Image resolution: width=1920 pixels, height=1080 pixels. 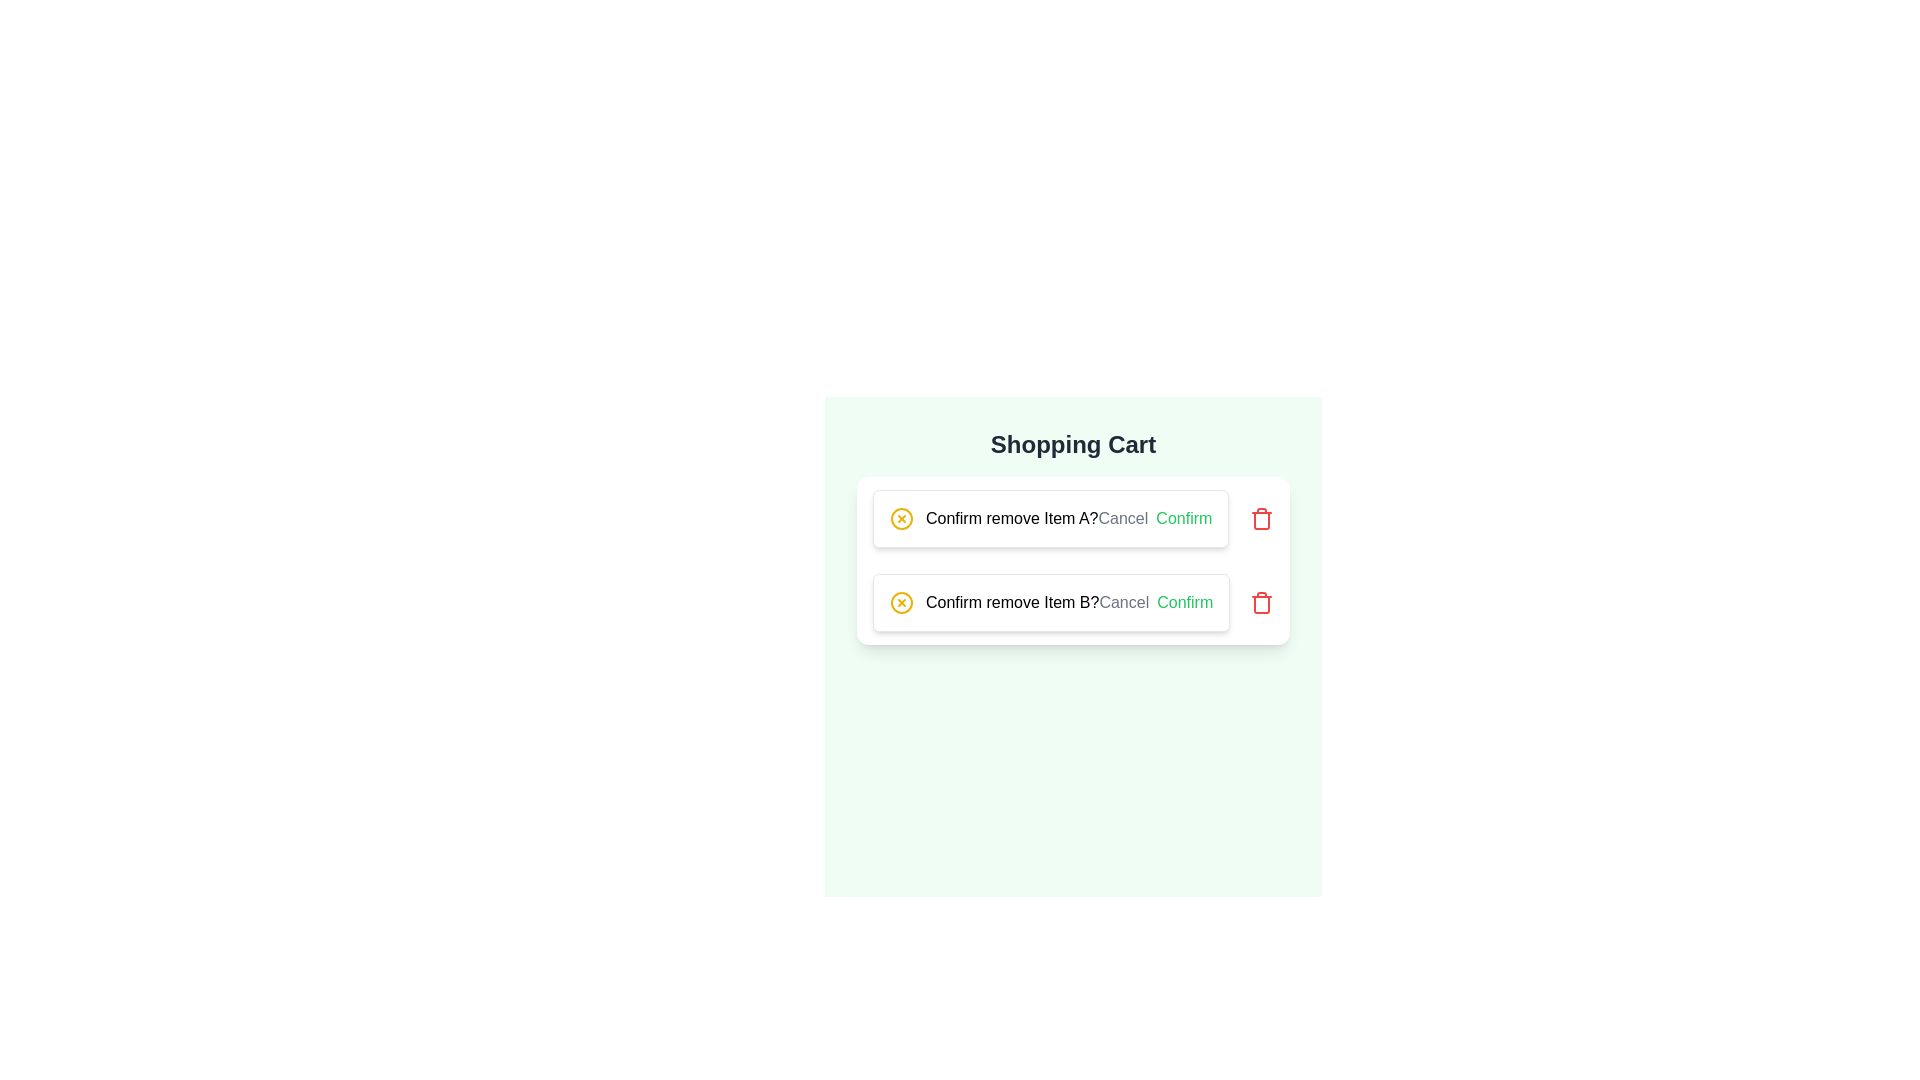 I want to click on the text label that identifies 'Item B' within the shopping cart, located in the second row, adjacent to the price label, so click(x=899, y=601).